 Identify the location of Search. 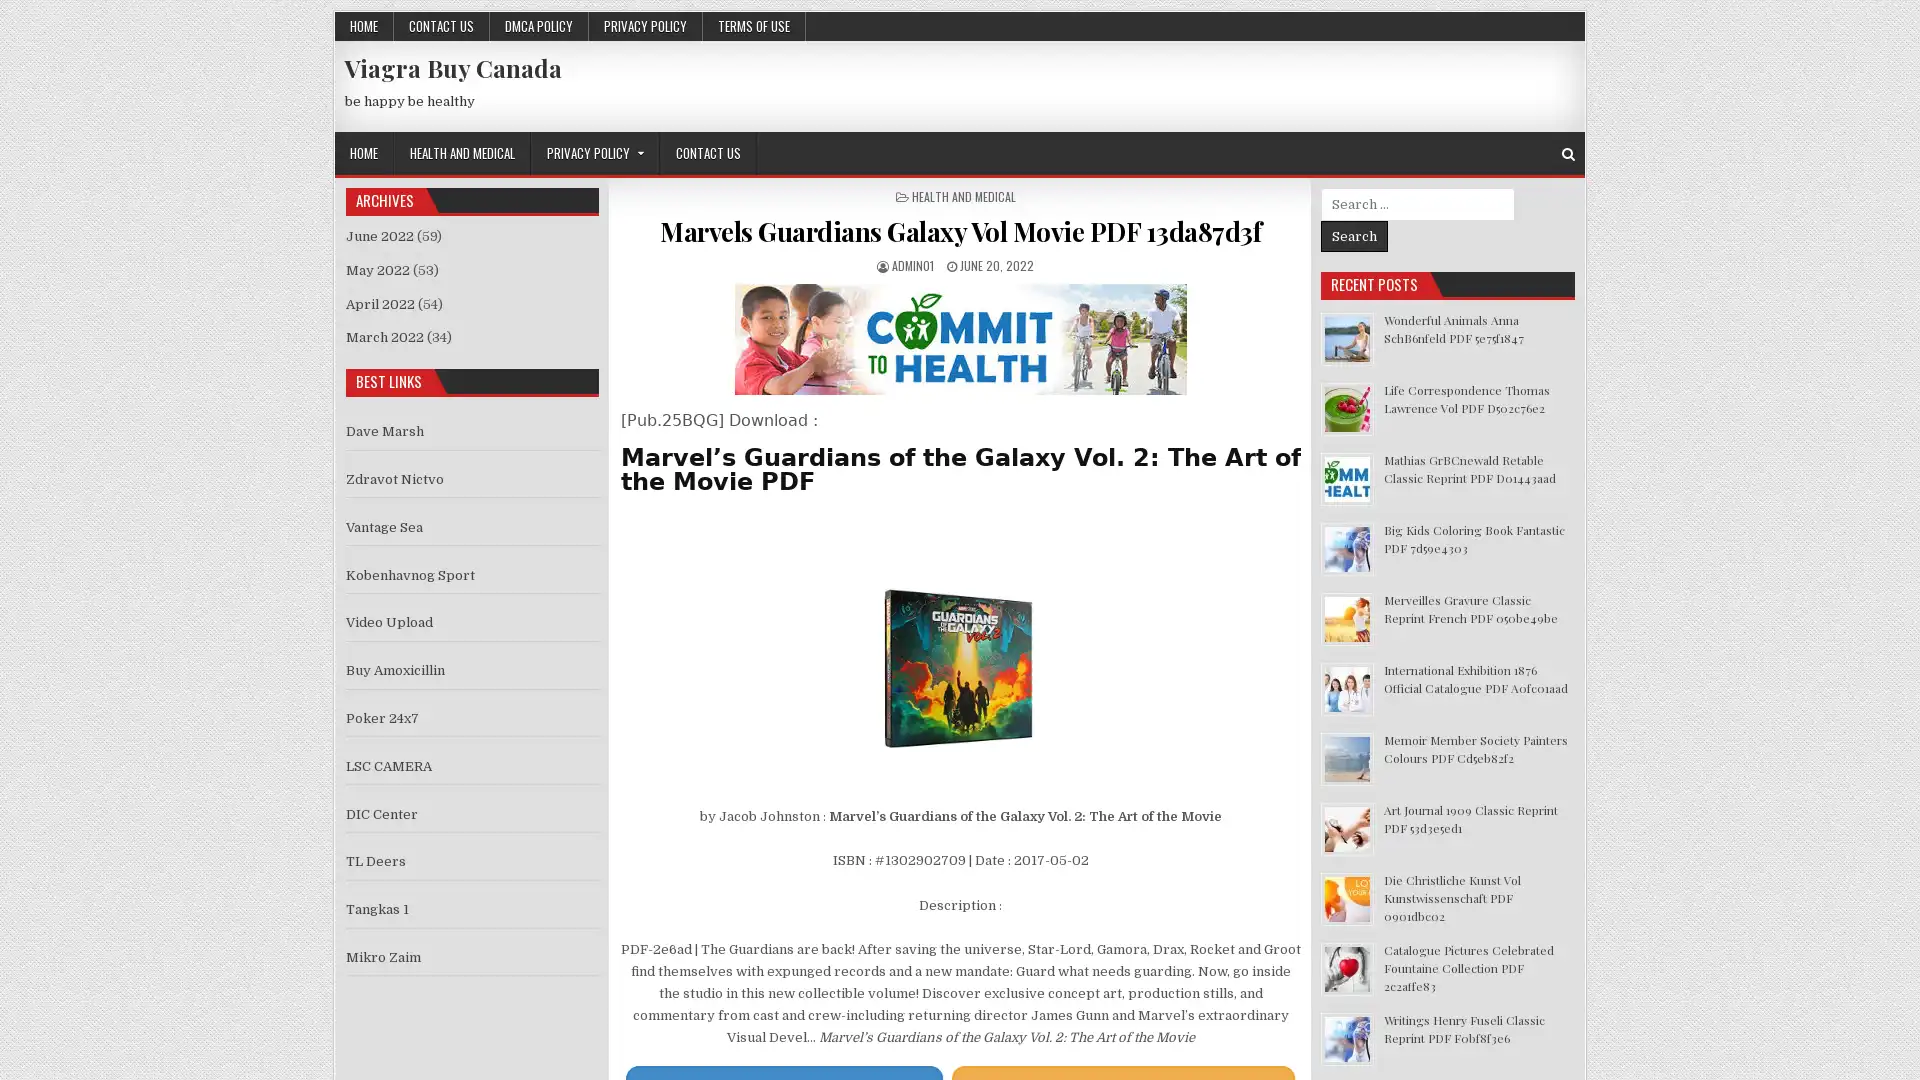
(1354, 235).